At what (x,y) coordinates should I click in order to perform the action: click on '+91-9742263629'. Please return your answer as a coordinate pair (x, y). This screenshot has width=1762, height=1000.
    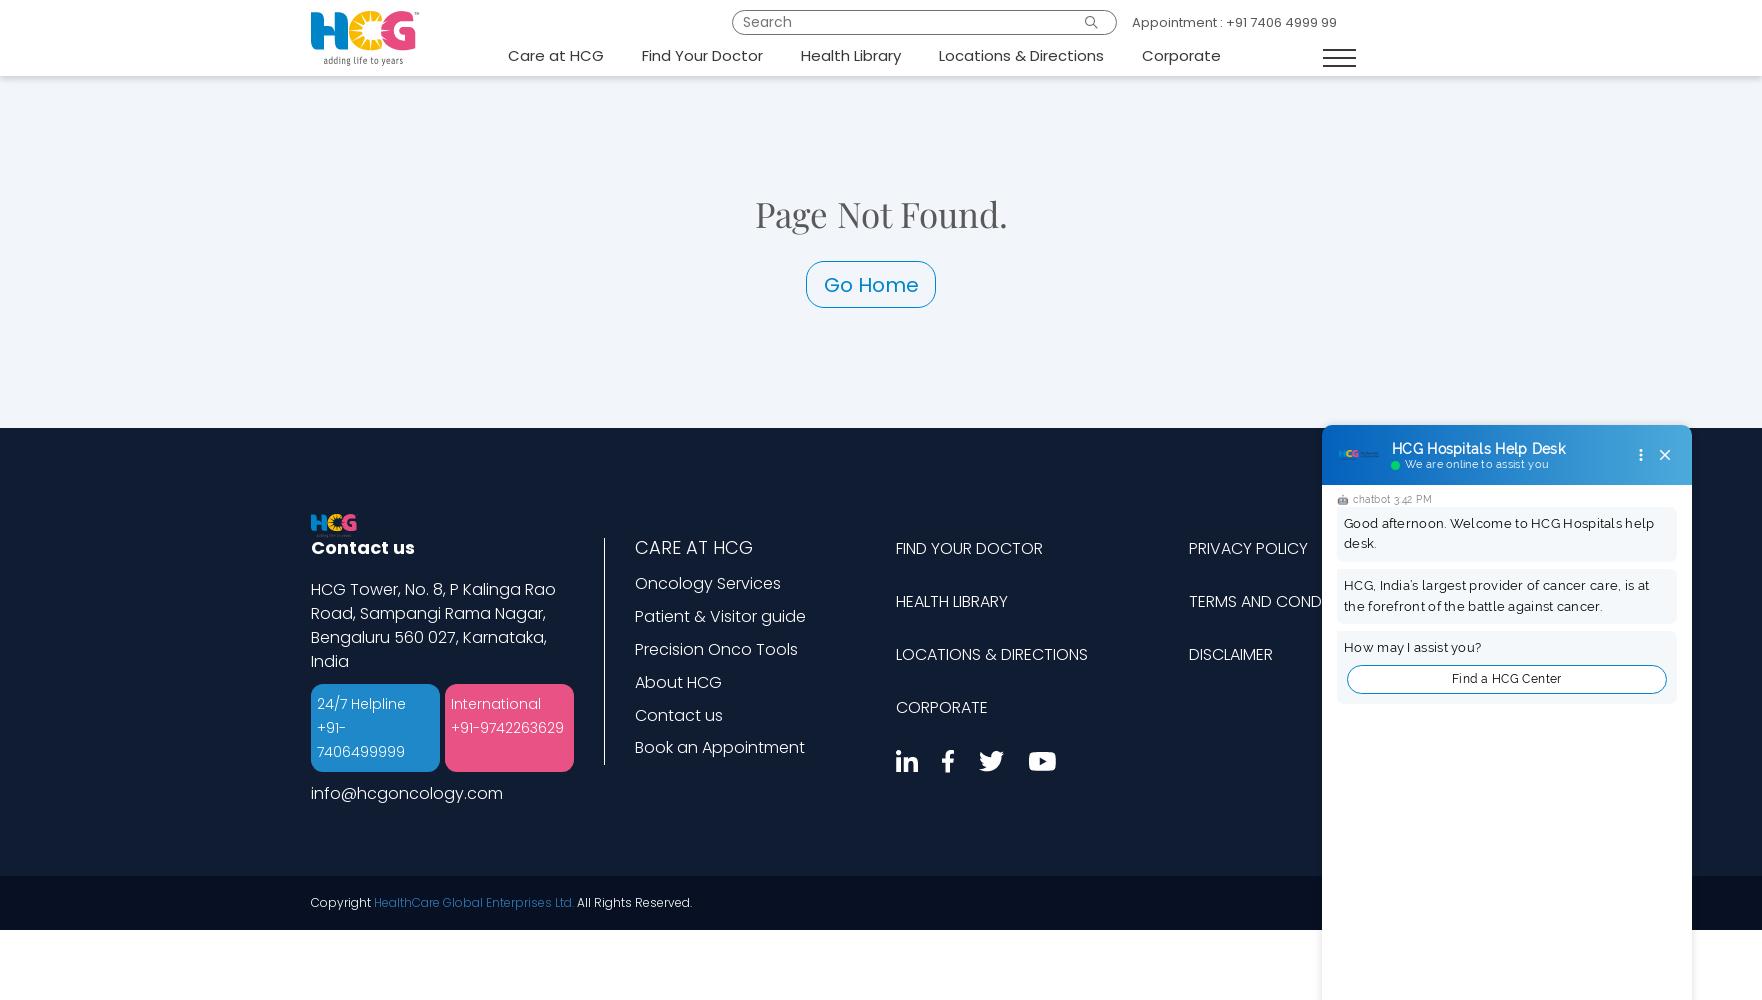
    Looking at the image, I should click on (505, 727).